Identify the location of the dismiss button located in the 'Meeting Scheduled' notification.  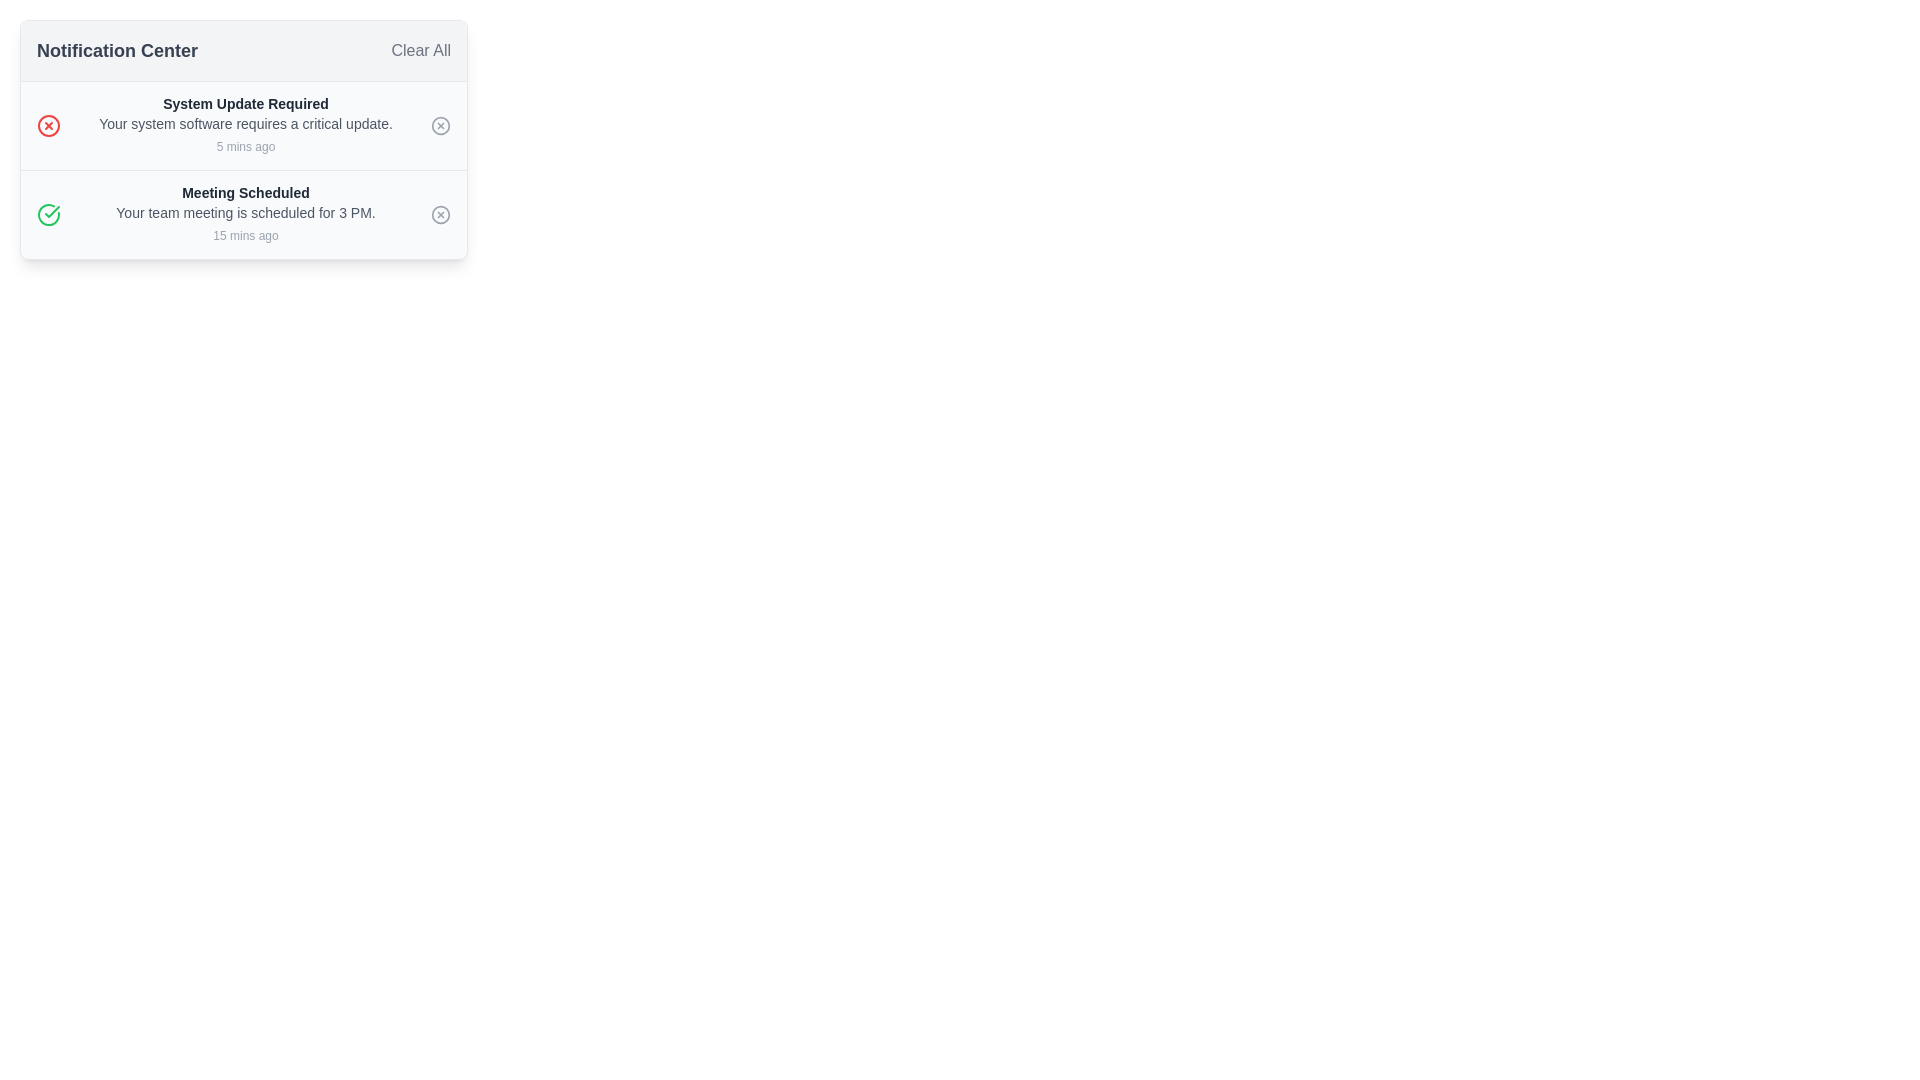
(440, 215).